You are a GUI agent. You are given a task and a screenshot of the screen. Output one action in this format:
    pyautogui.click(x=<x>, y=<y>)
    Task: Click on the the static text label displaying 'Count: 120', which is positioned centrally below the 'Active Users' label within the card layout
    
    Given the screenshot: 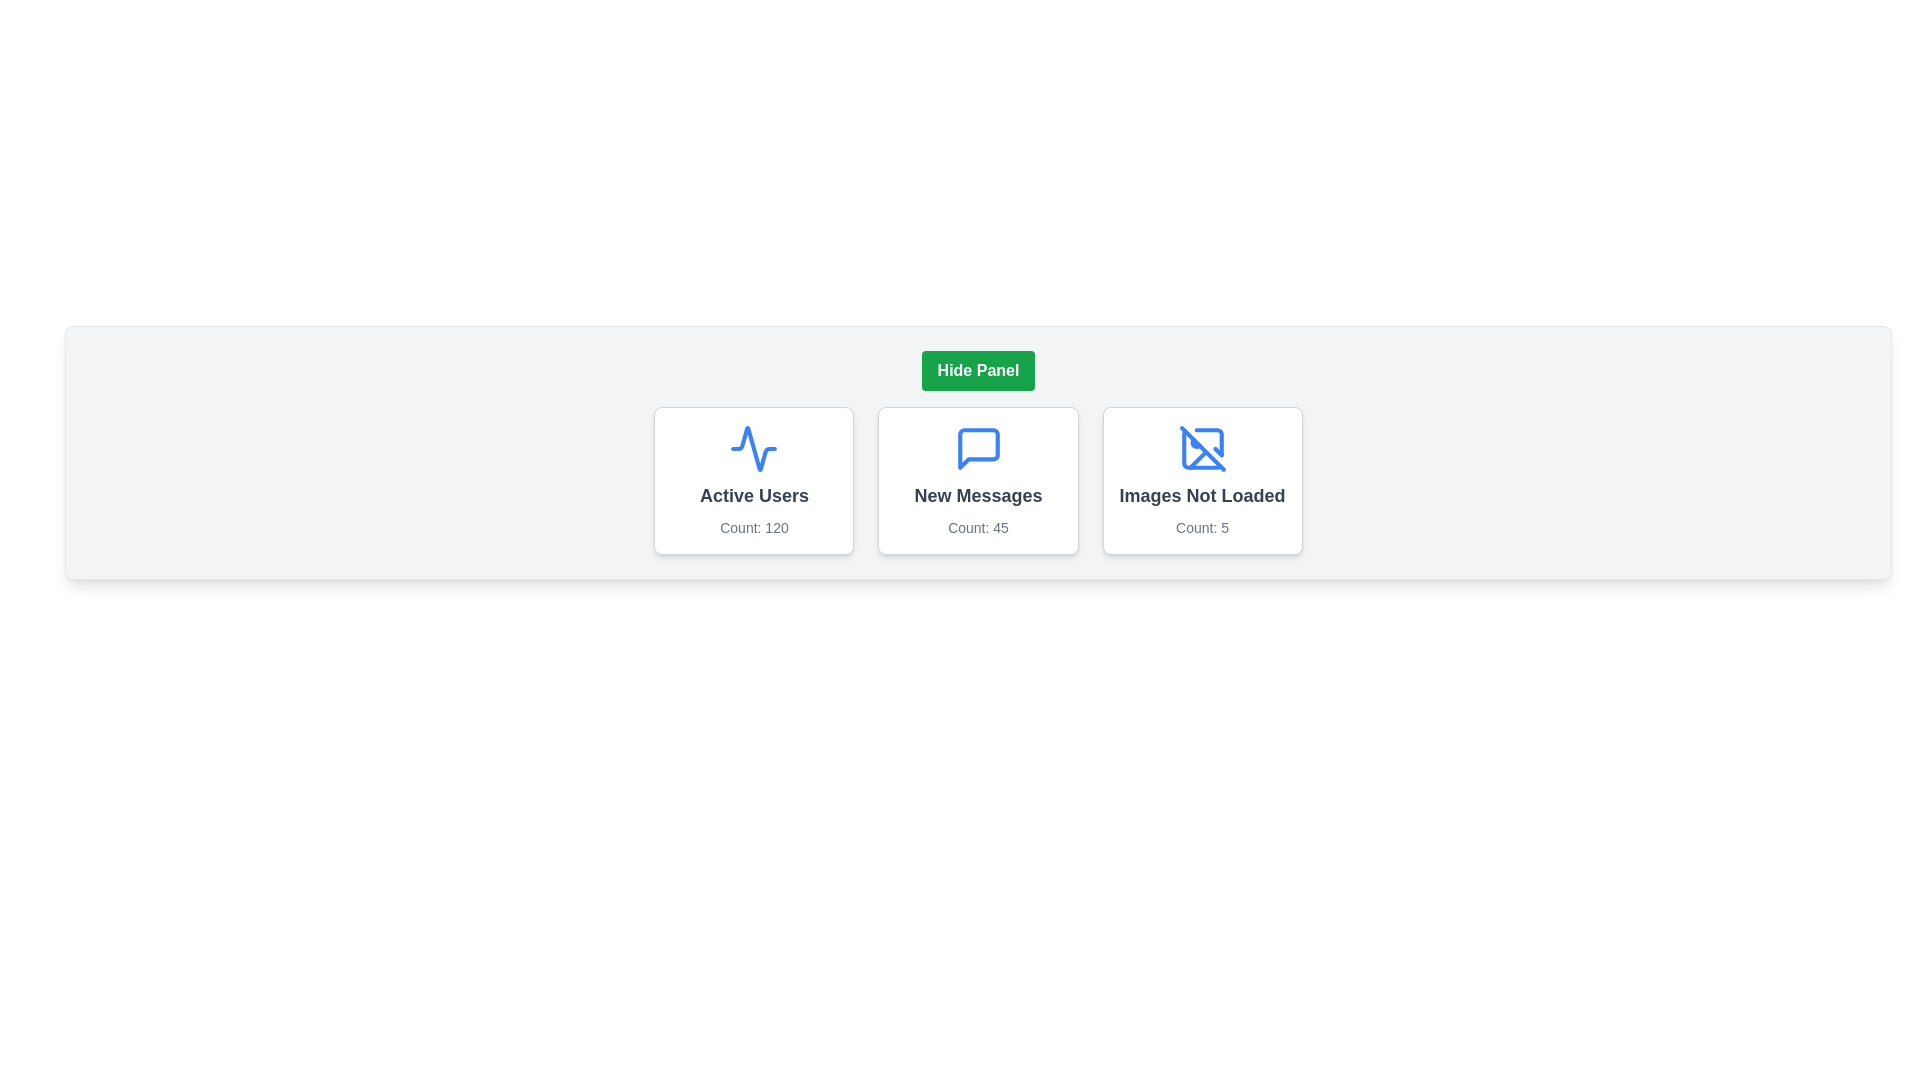 What is the action you would take?
    pyautogui.click(x=753, y=527)
    